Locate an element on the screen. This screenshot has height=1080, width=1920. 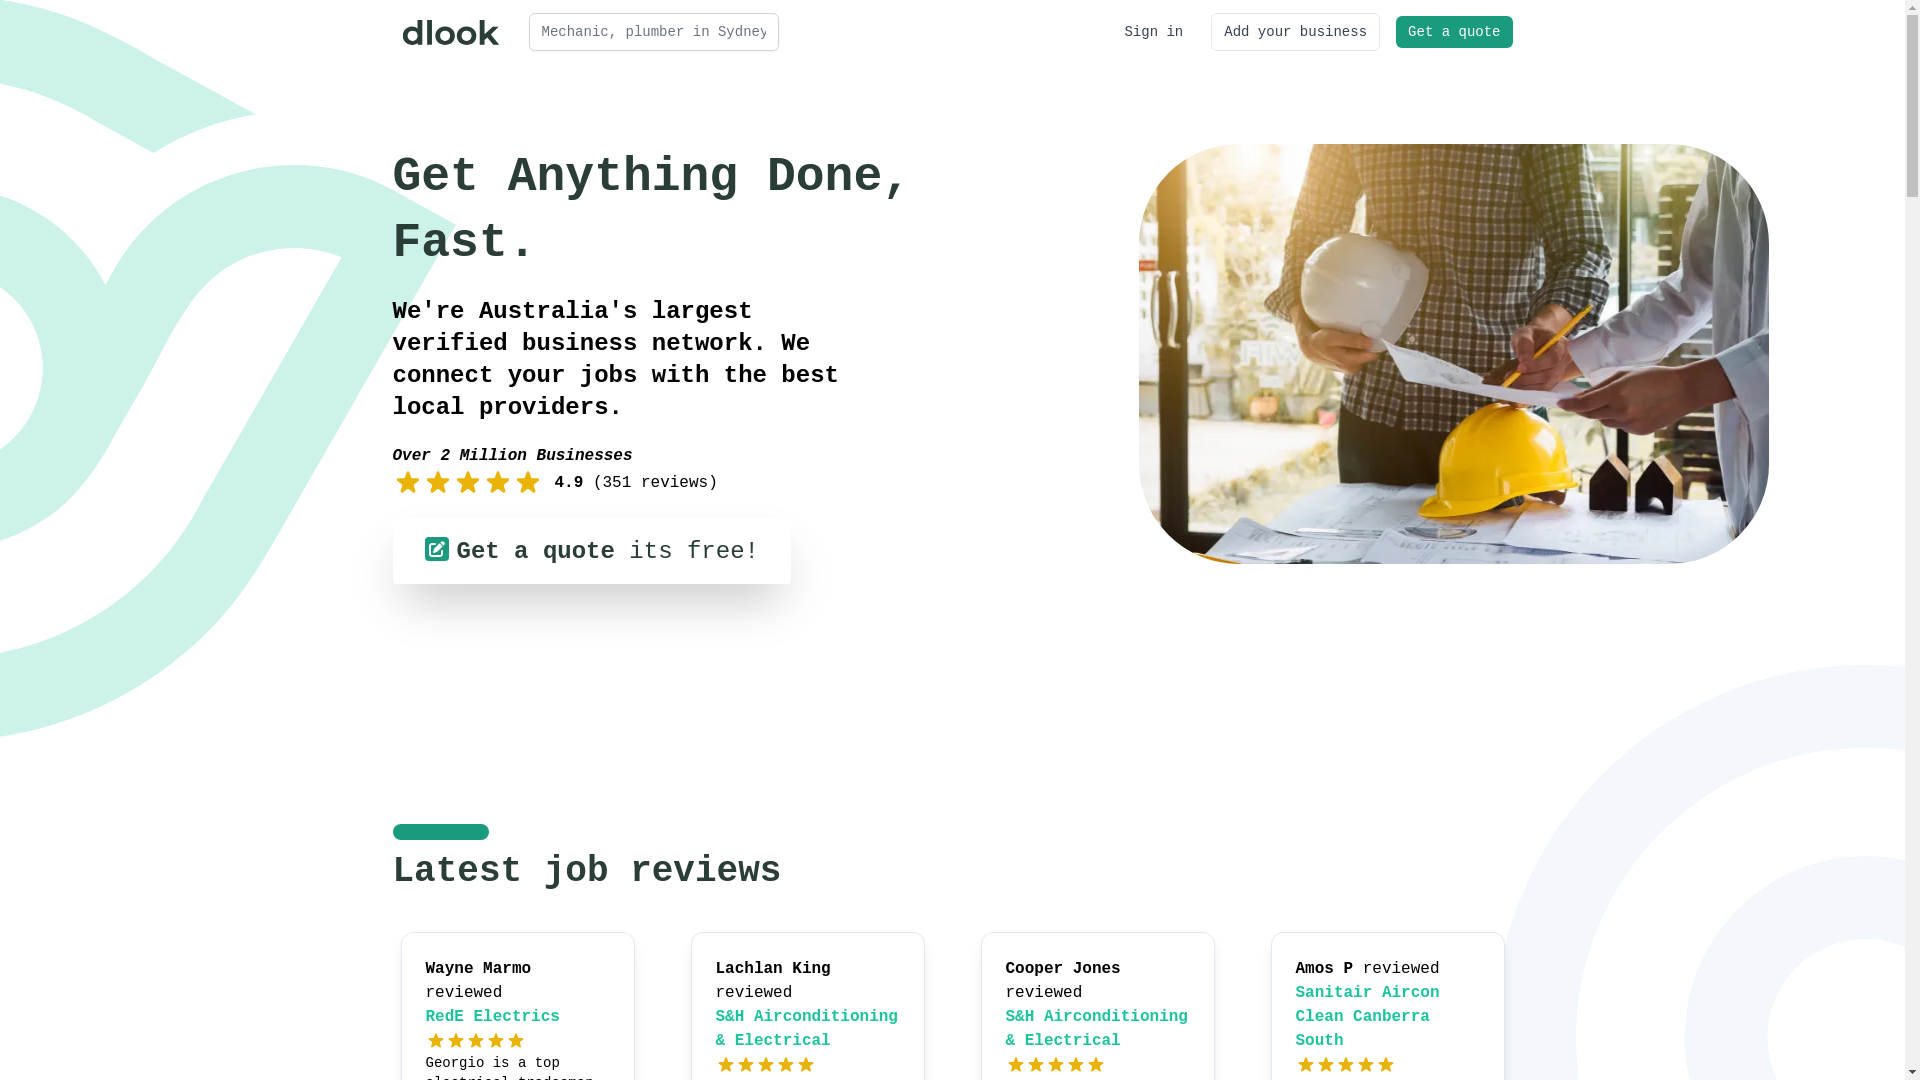
'Sanitair Aircon Clean Canberra South' is located at coordinates (1367, 1017).